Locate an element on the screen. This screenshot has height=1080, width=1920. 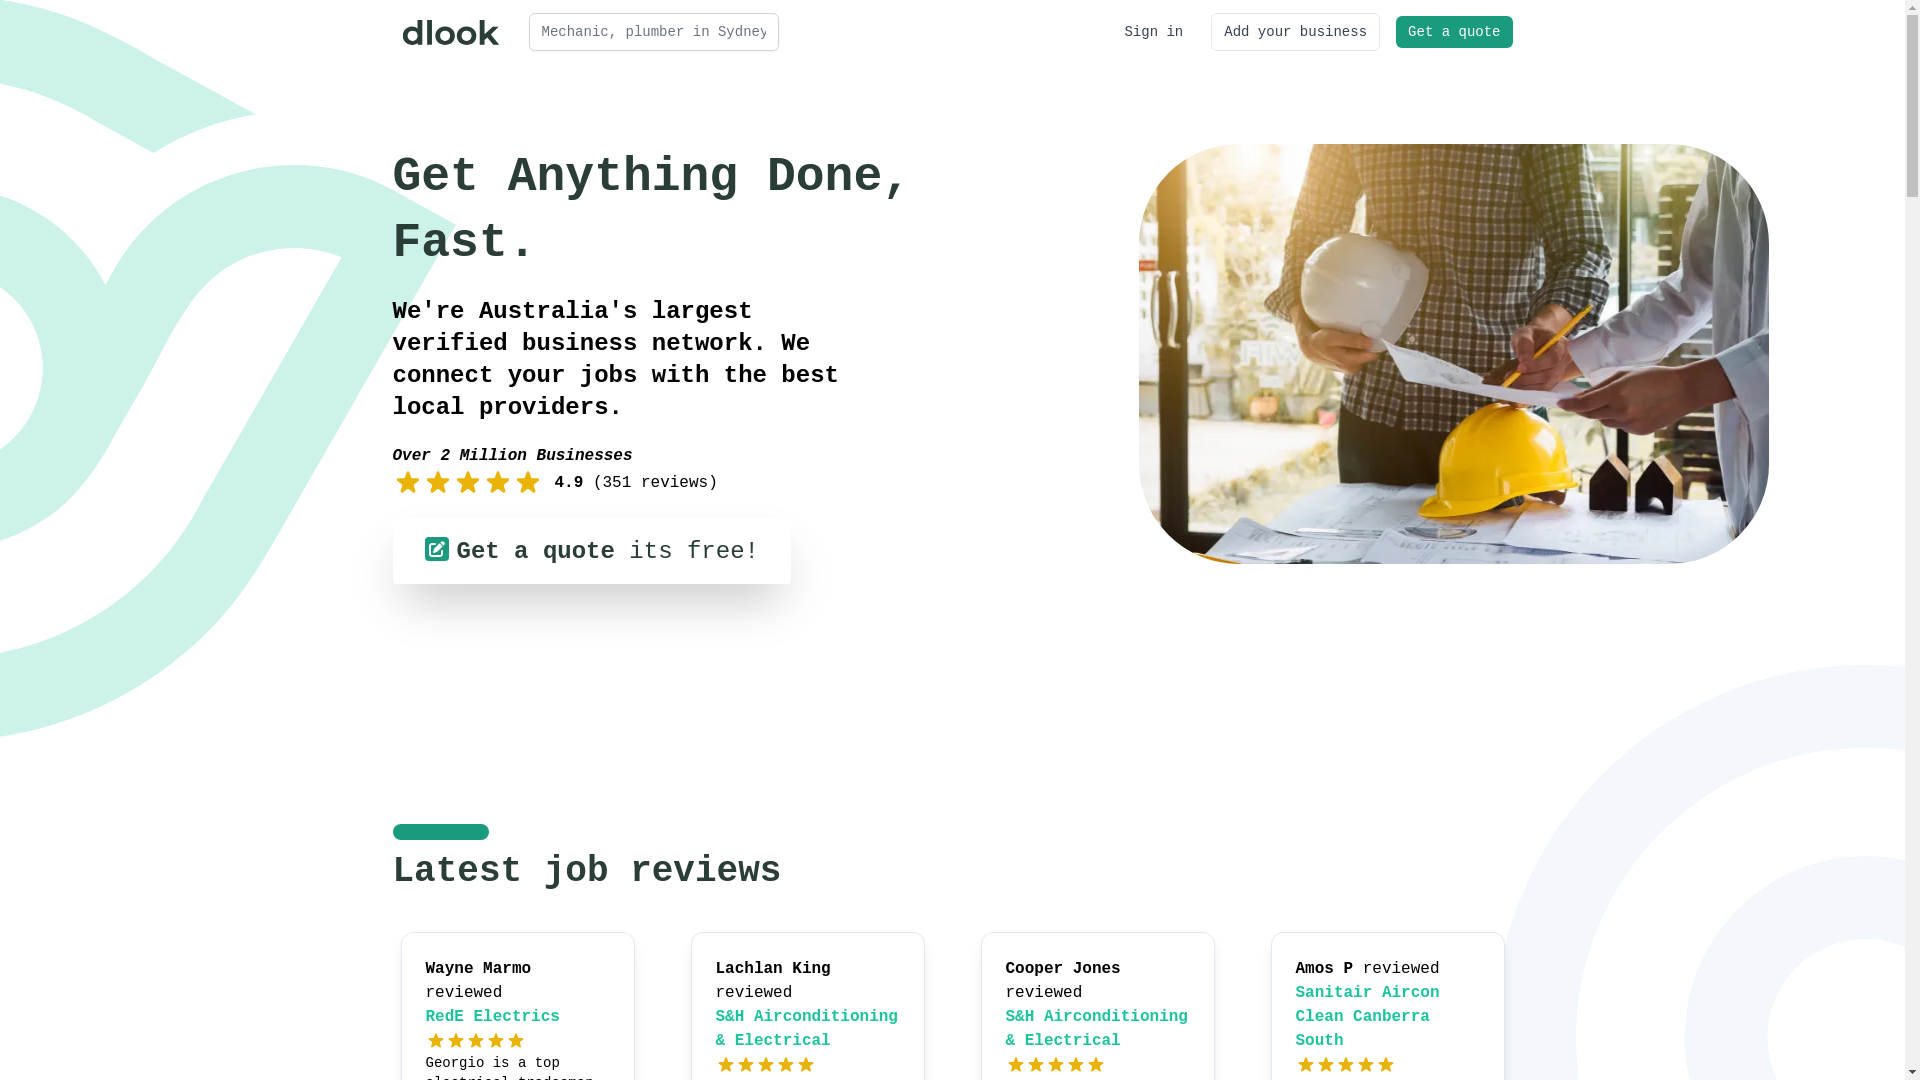
'Sanitair Aircon Clean Canberra South' is located at coordinates (1367, 1017).